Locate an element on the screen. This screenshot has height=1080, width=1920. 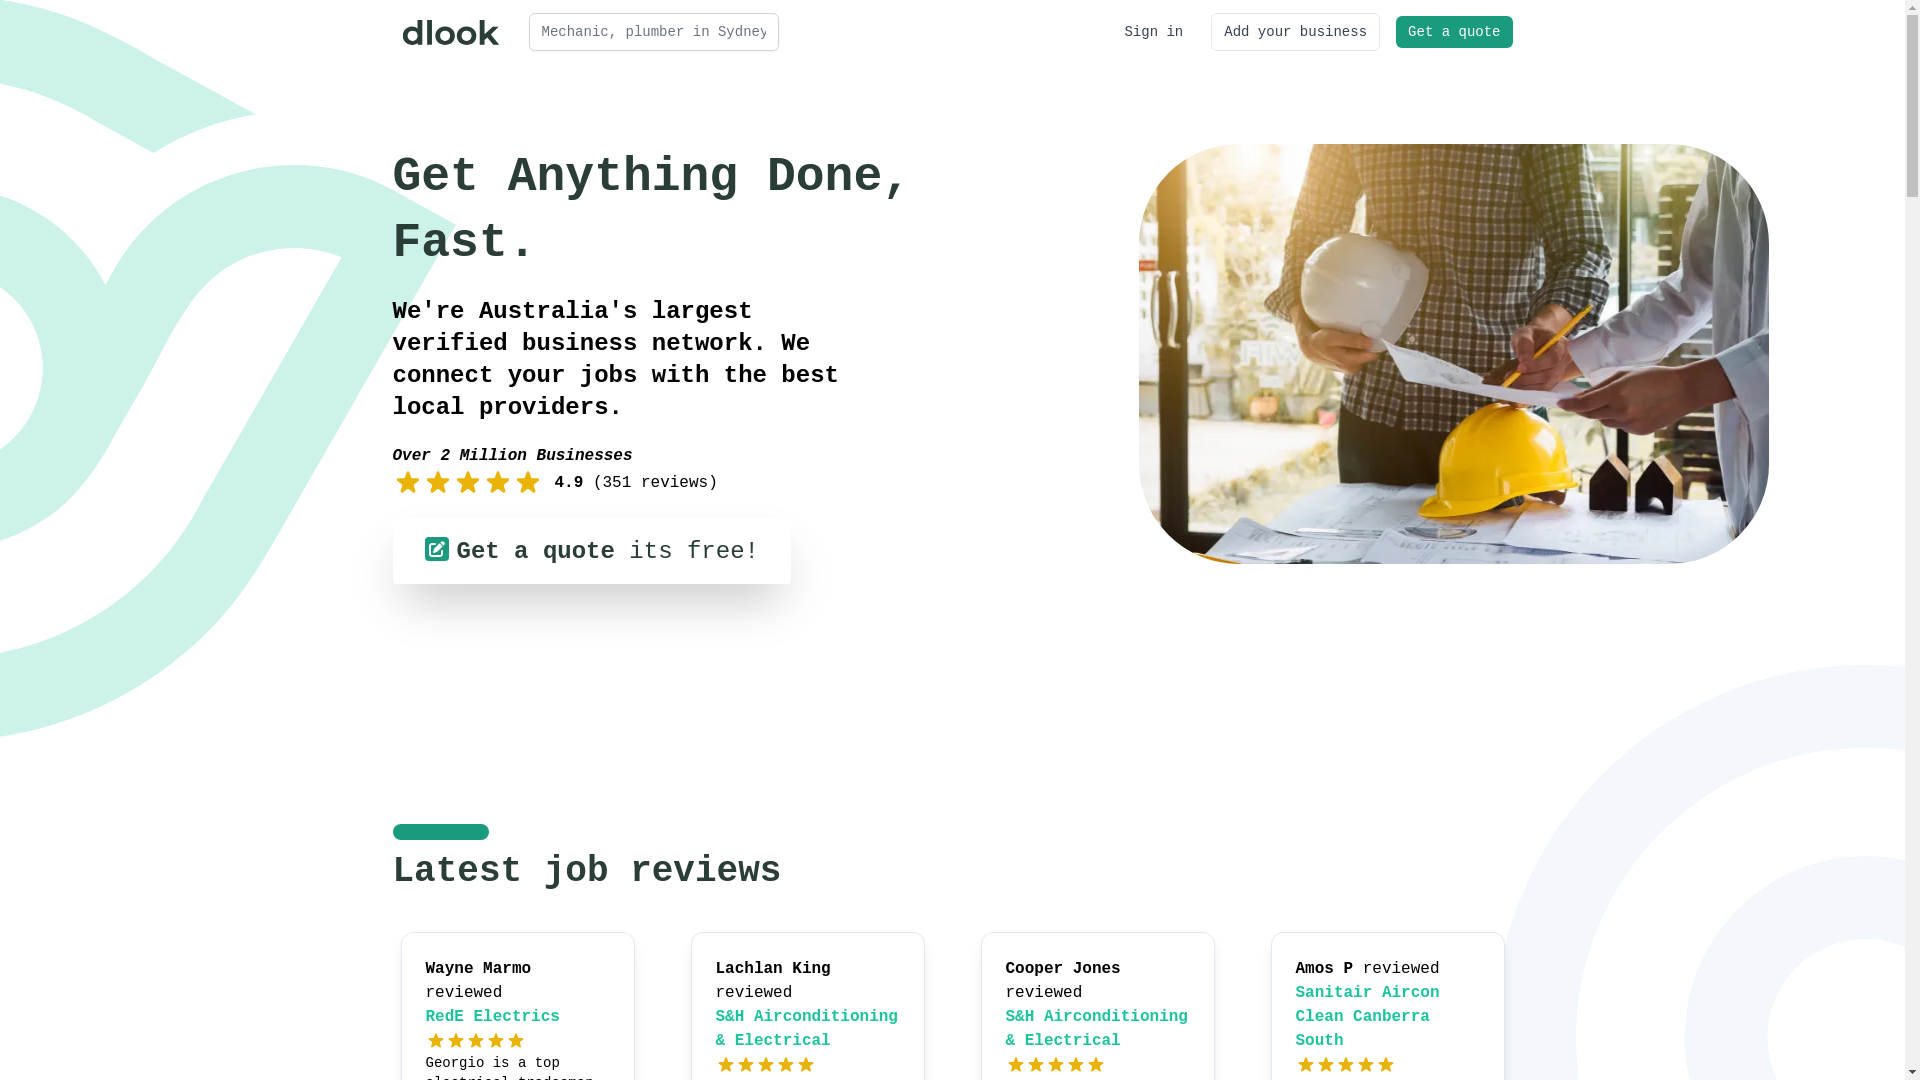
'Sanitair Aircon Clean Canberra South' is located at coordinates (1367, 1017).